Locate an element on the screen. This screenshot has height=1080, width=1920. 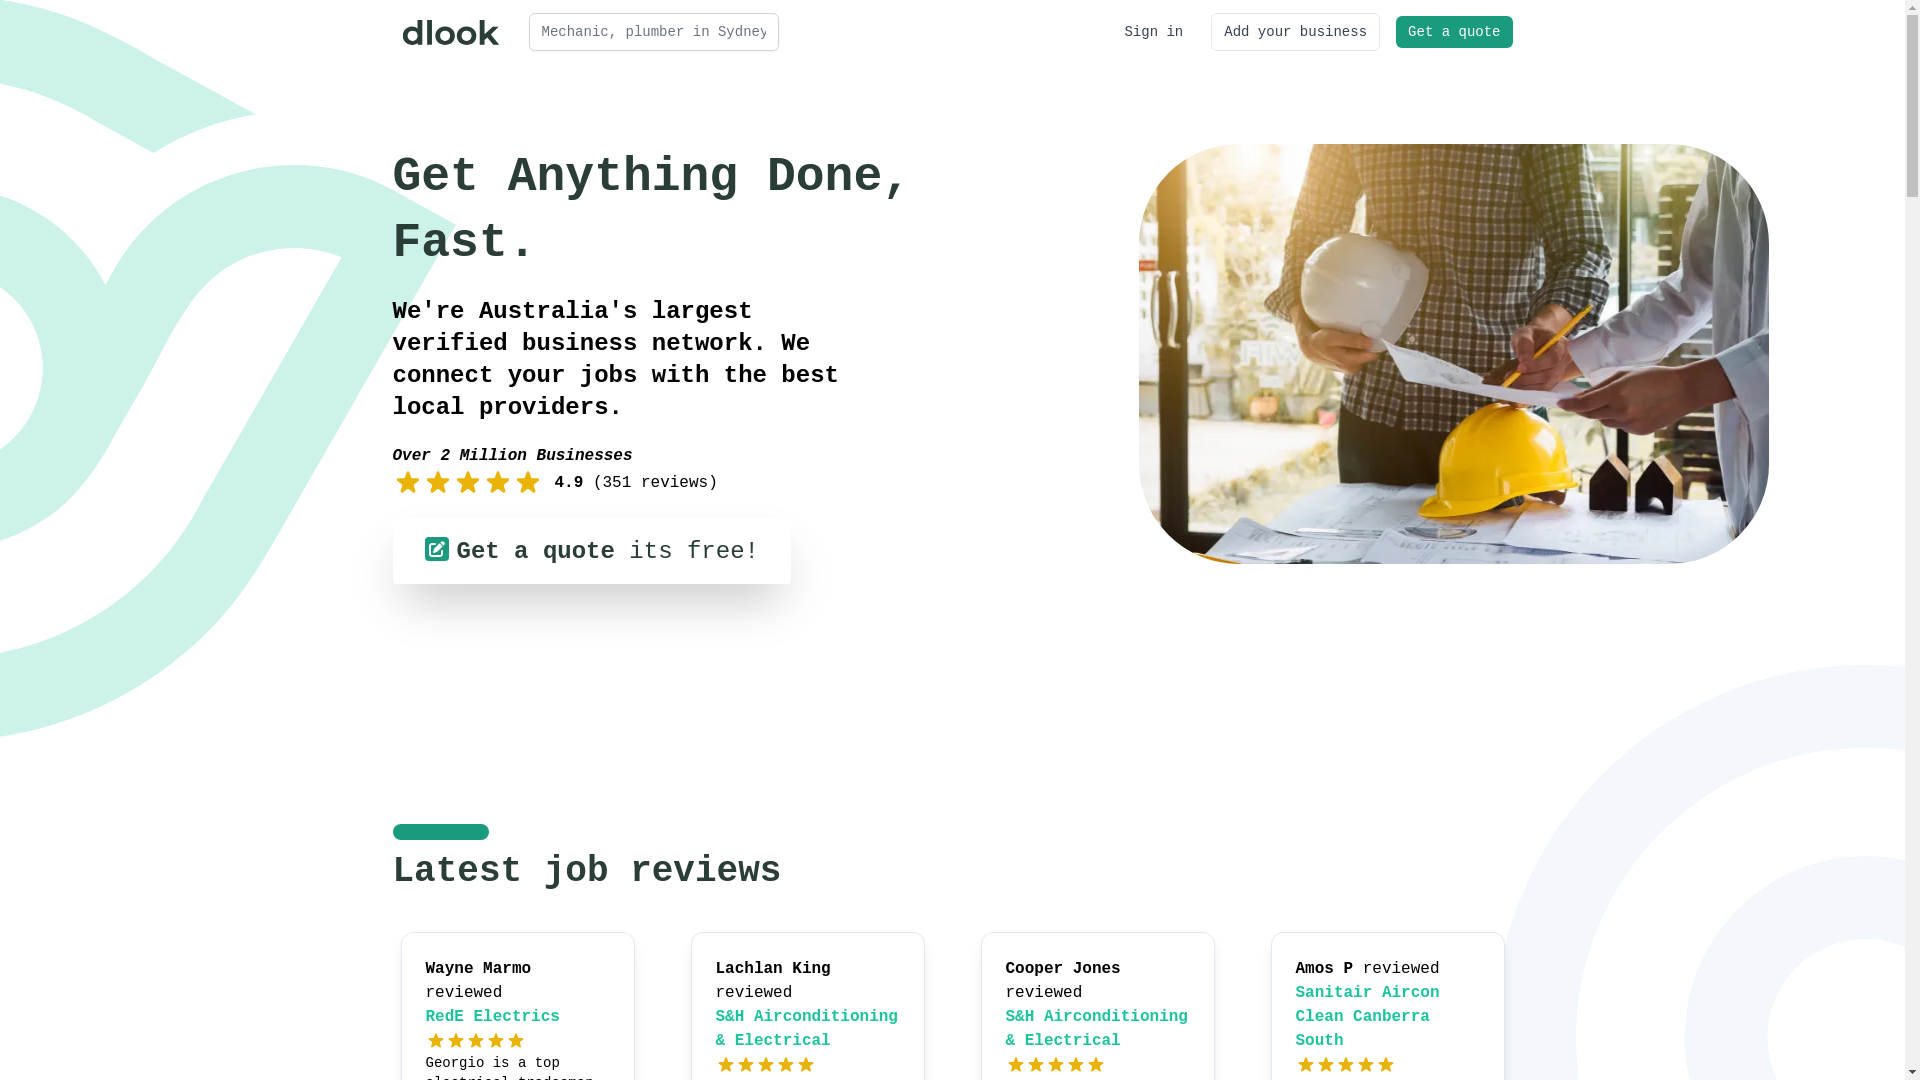
'Sanitair Aircon Clean Canberra South' is located at coordinates (1367, 1017).